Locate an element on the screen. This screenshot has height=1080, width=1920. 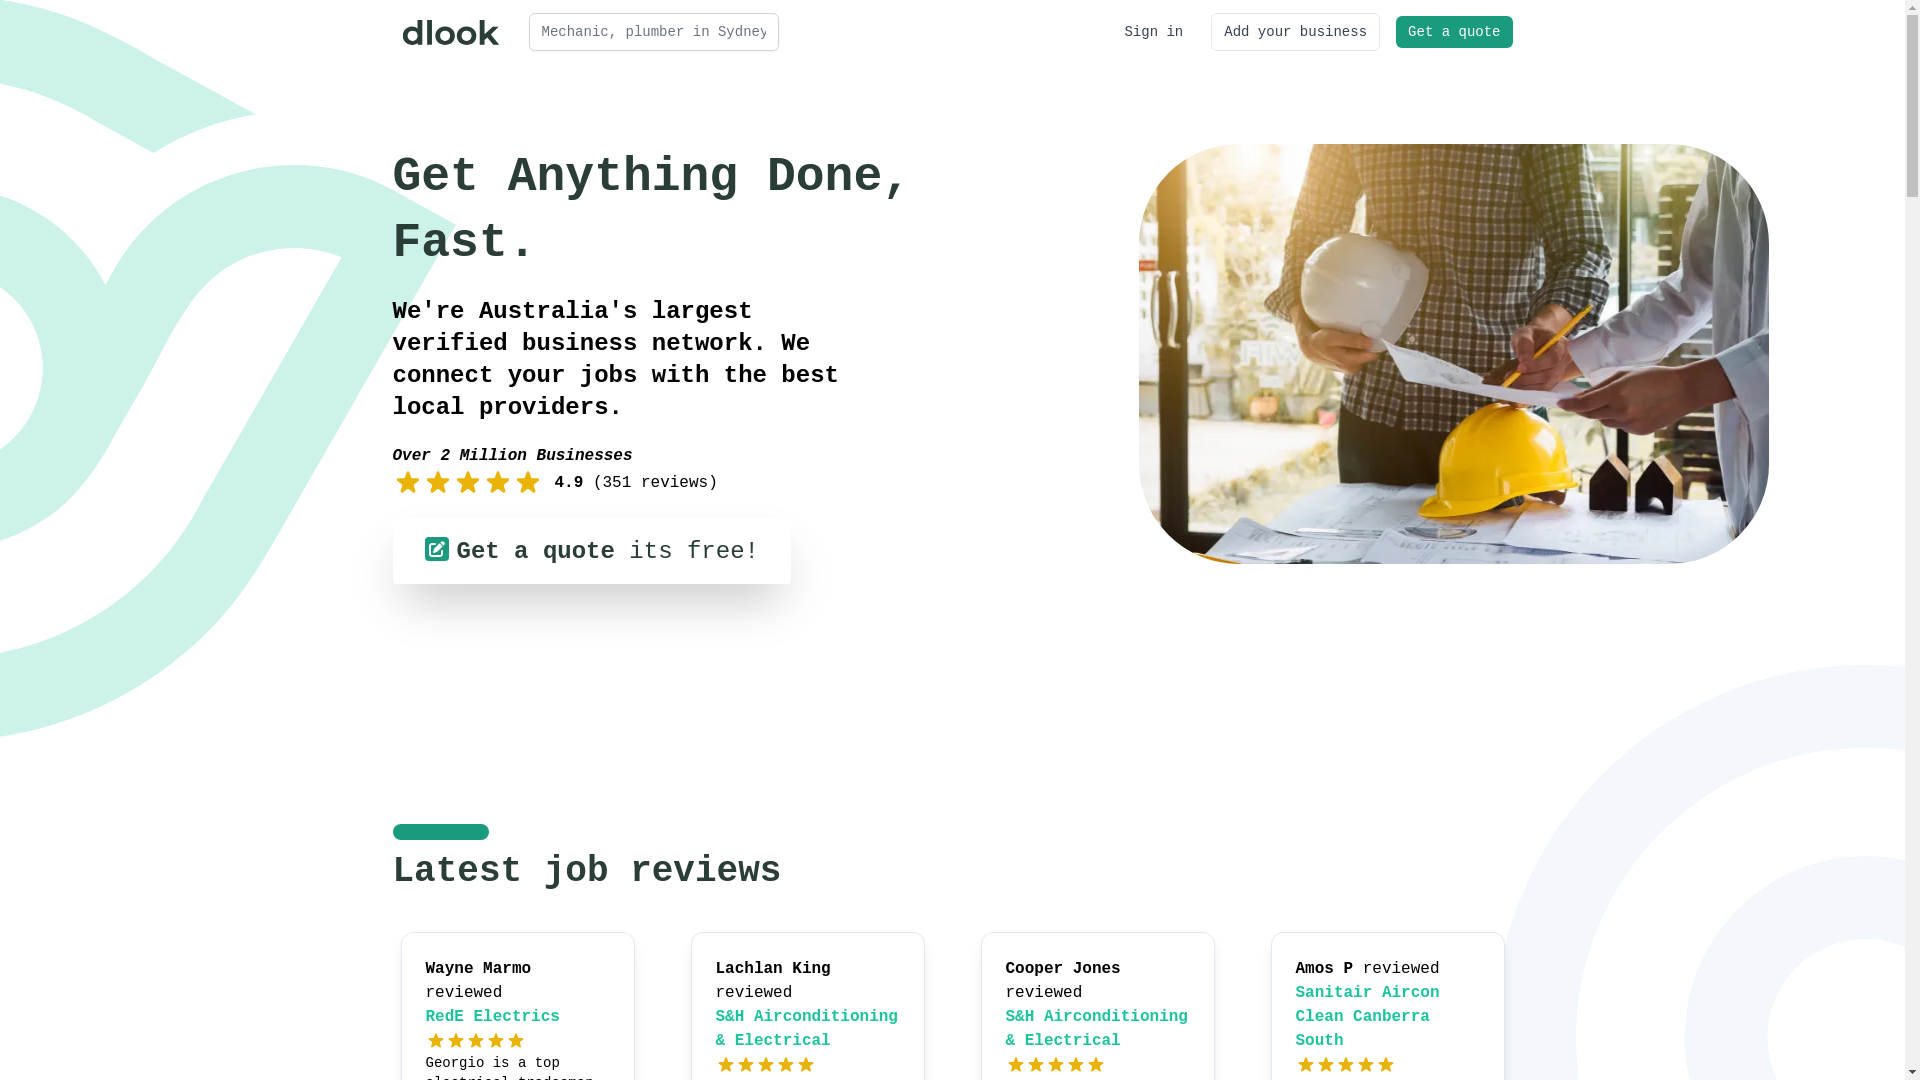
'Sanitair Aircon Clean Canberra South' is located at coordinates (1367, 1017).